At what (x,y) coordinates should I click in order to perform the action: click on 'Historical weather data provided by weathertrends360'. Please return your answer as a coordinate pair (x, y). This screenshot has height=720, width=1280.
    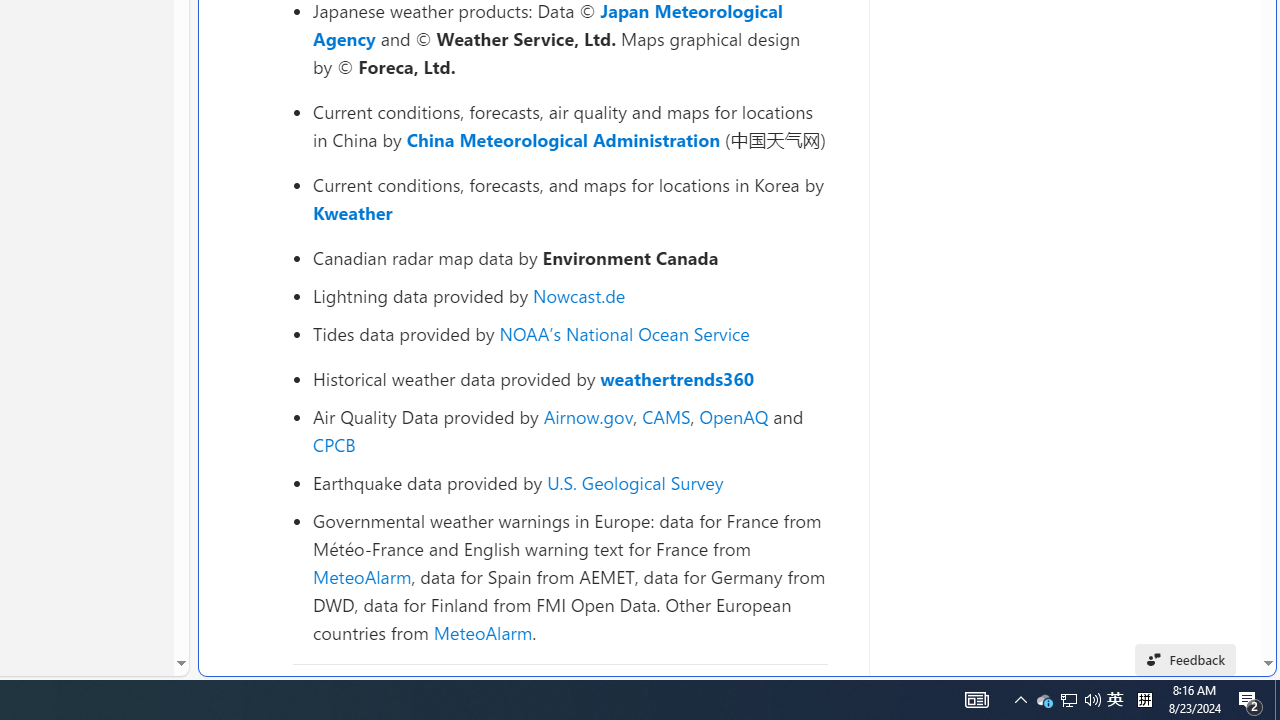
    Looking at the image, I should click on (569, 379).